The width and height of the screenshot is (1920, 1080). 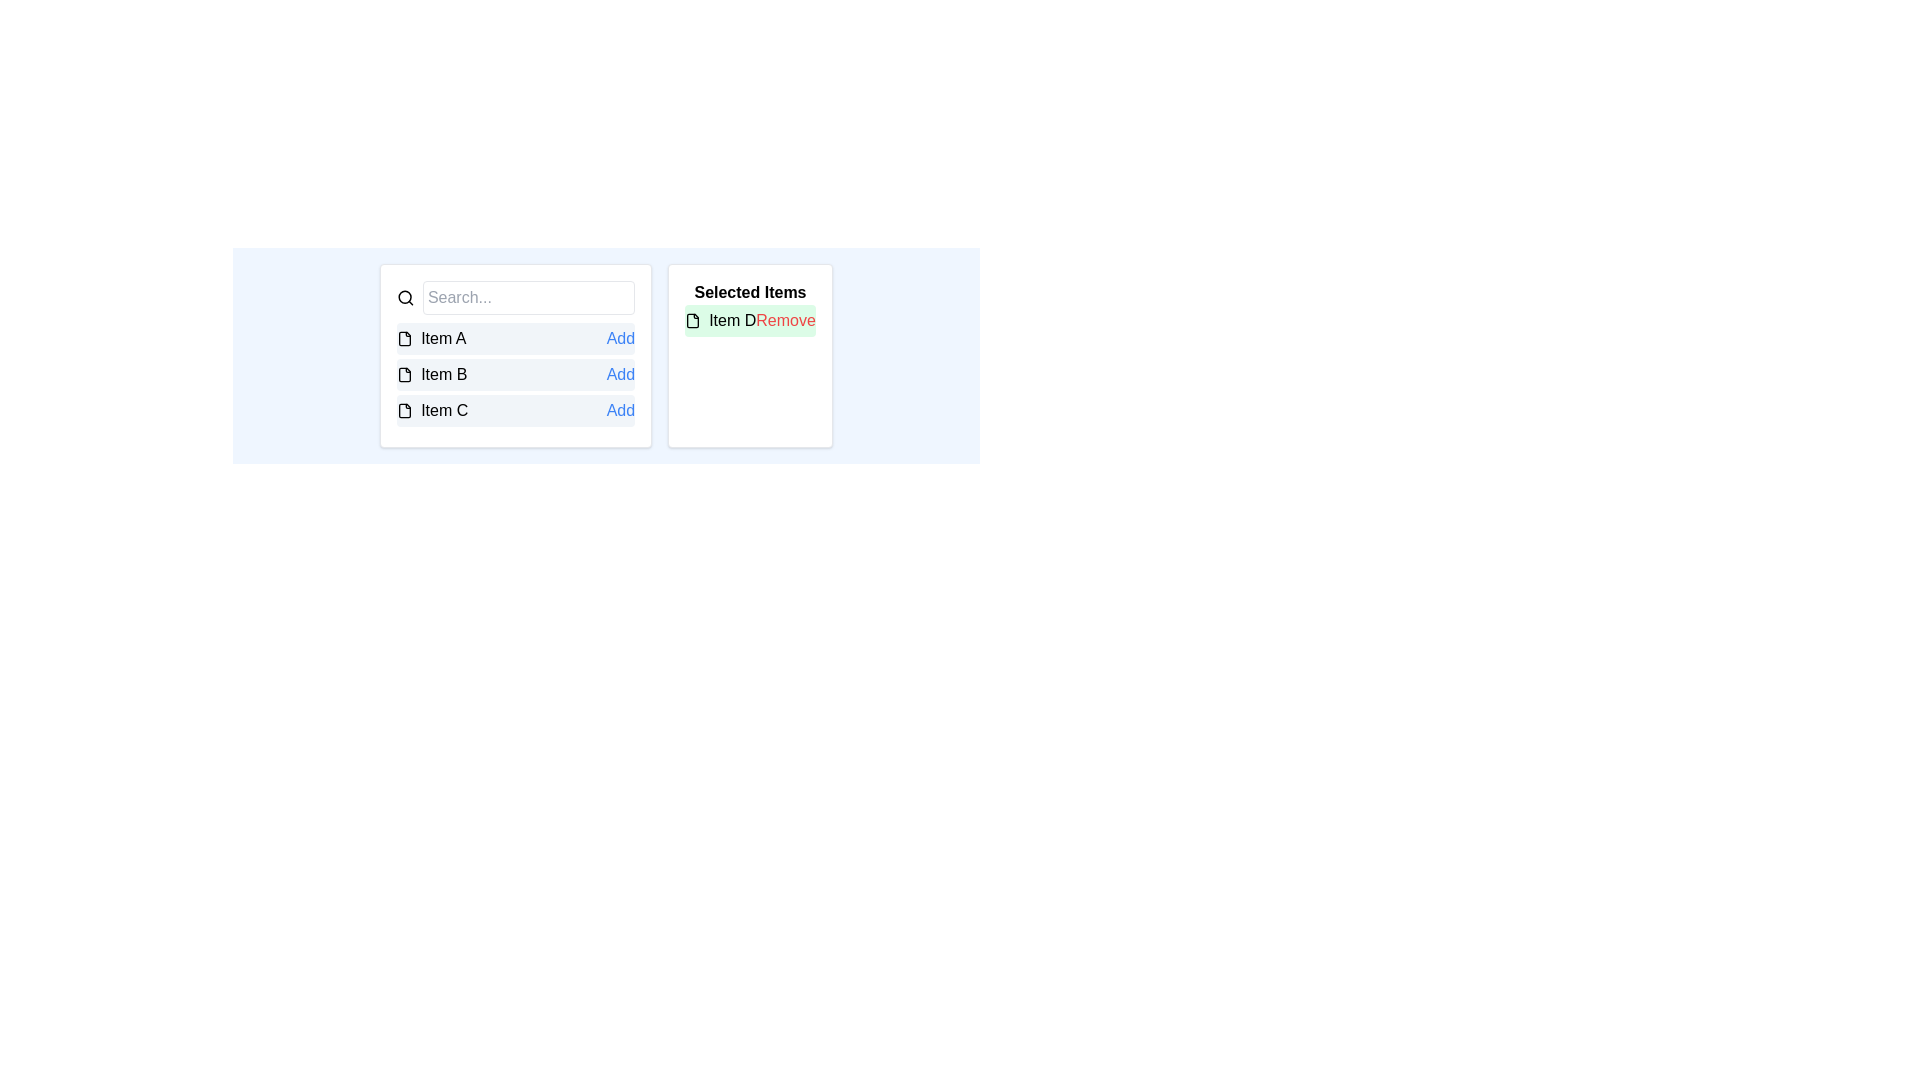 What do you see at coordinates (785, 319) in the screenshot?
I see `the button located at the right end of the row for 'Item D' in the 'Selected Items' list` at bounding box center [785, 319].